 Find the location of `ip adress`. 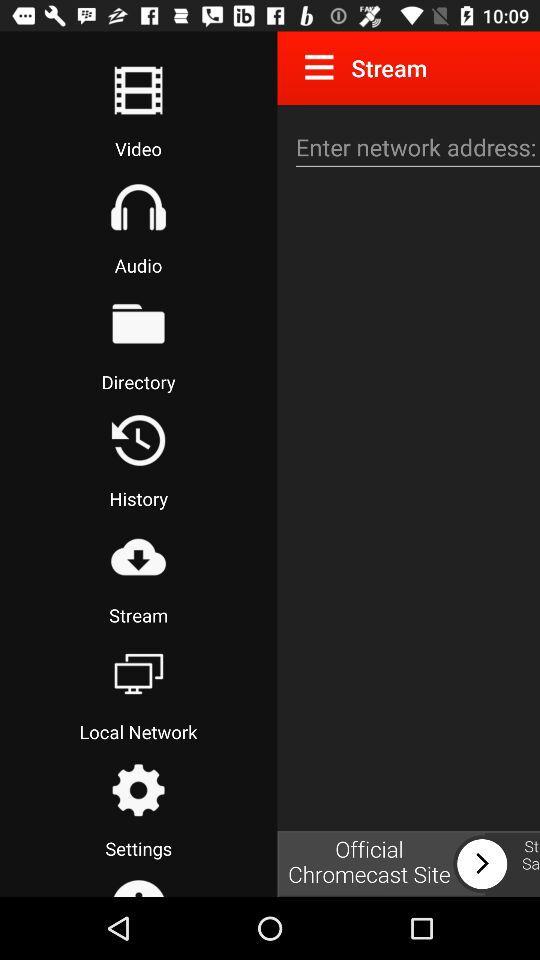

ip adress is located at coordinates (414, 146).